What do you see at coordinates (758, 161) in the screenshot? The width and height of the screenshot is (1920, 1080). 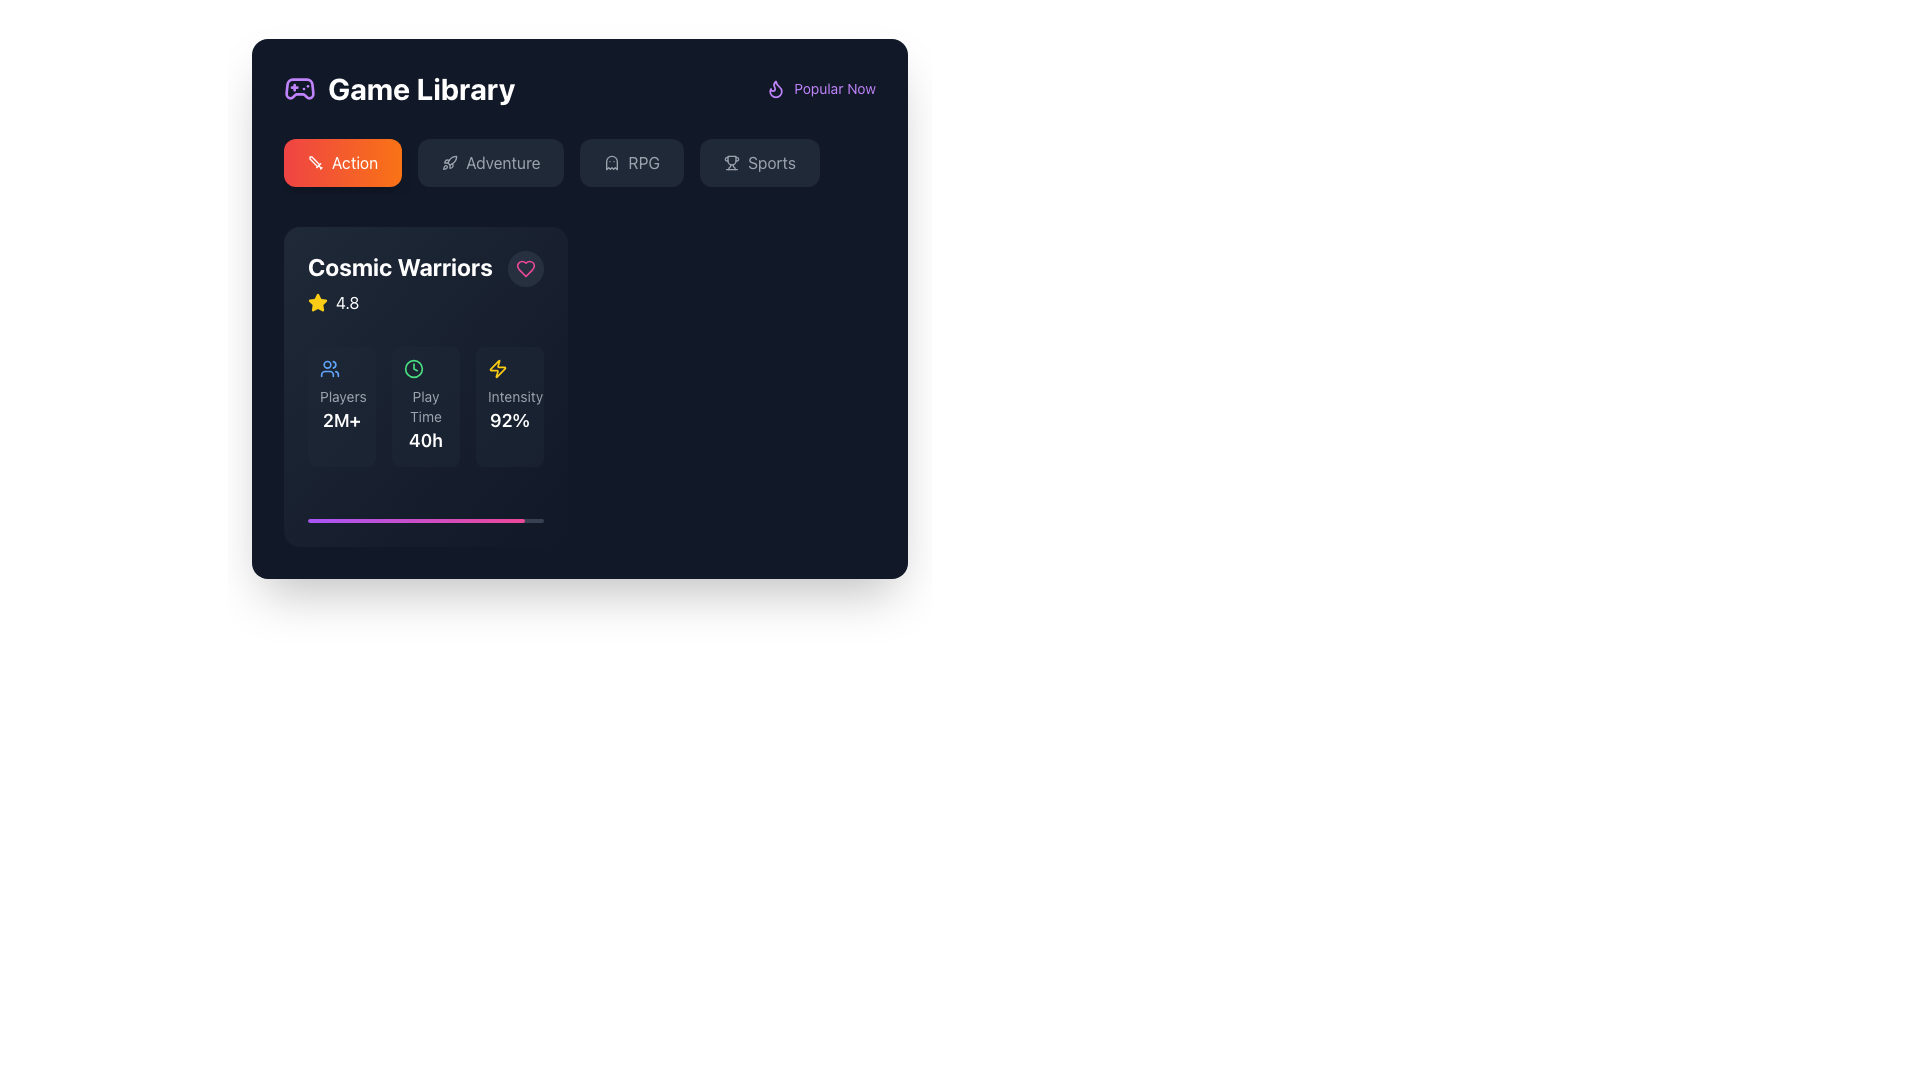 I see `the 'Sports' button, which has a dark gray background and a trophy icon` at bounding box center [758, 161].